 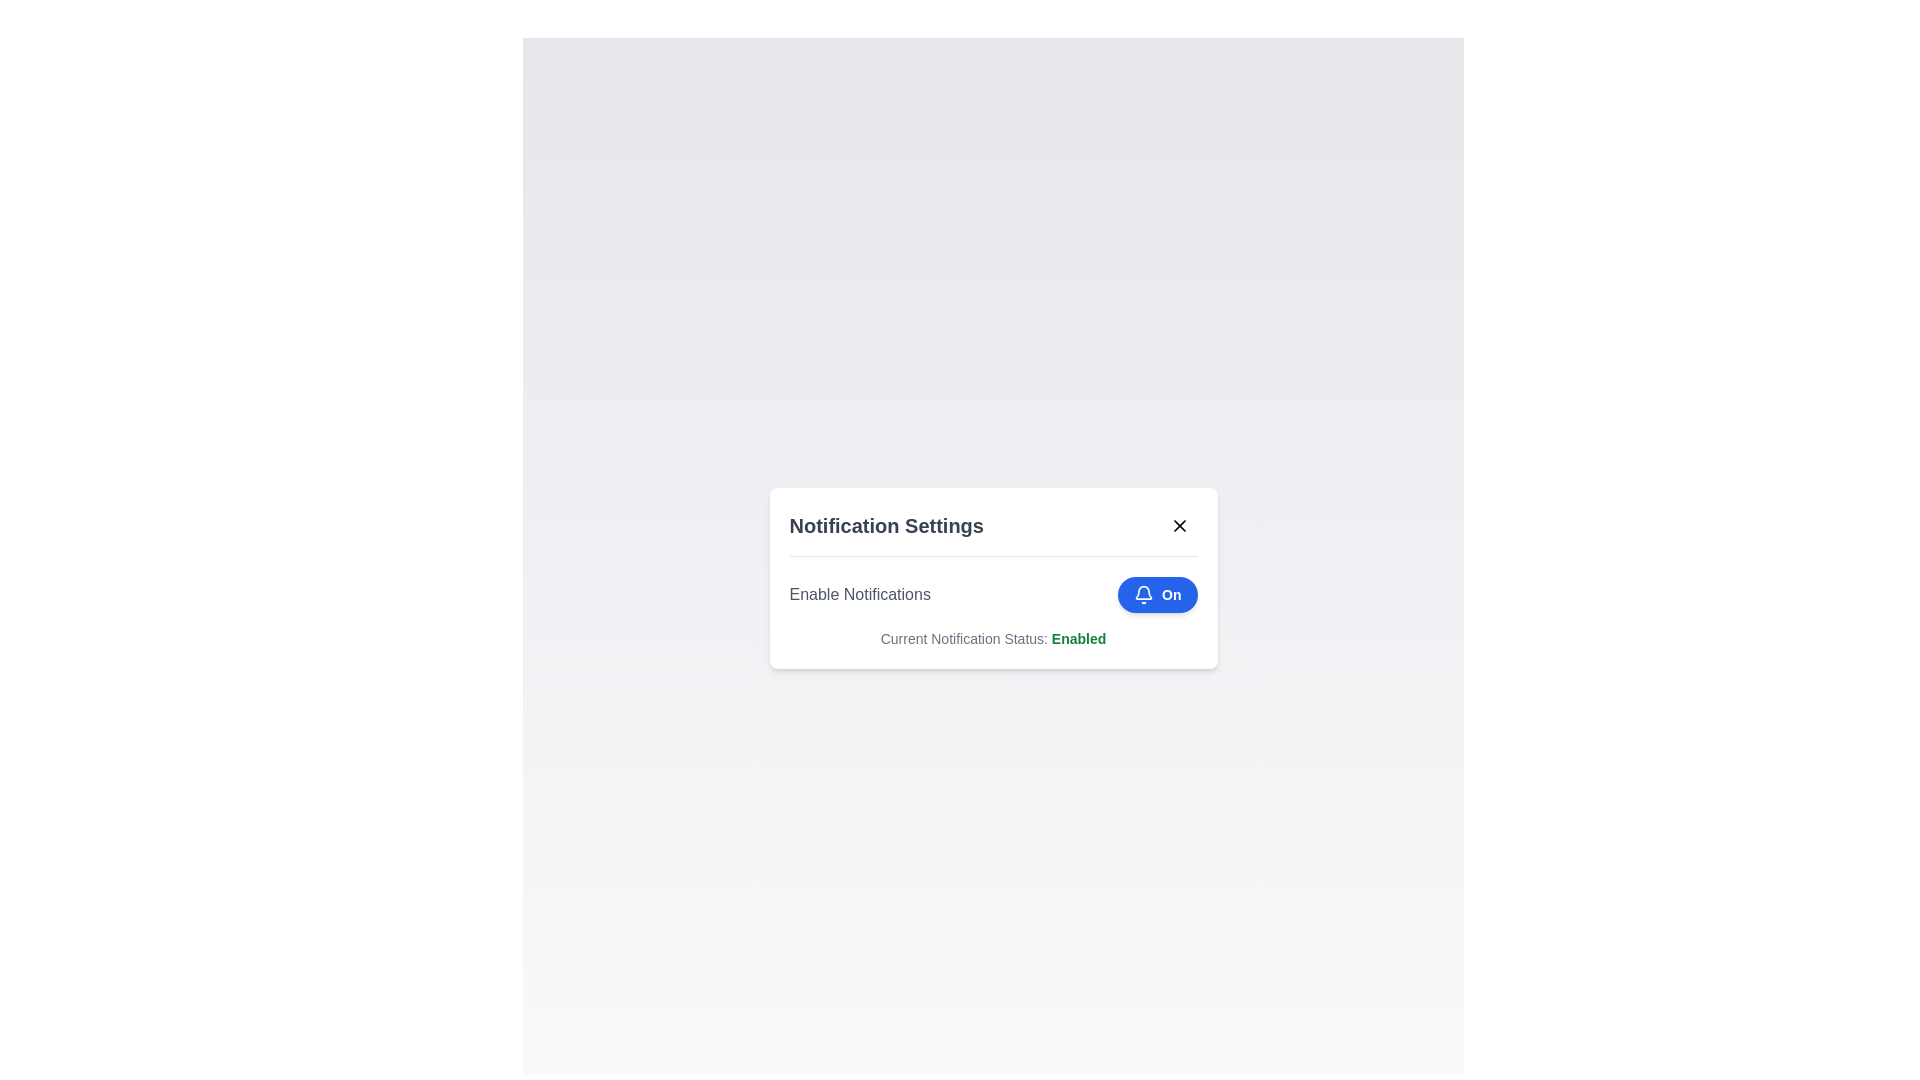 I want to click on the 'On' button with a blue background and a white bell icon, so click(x=1157, y=593).